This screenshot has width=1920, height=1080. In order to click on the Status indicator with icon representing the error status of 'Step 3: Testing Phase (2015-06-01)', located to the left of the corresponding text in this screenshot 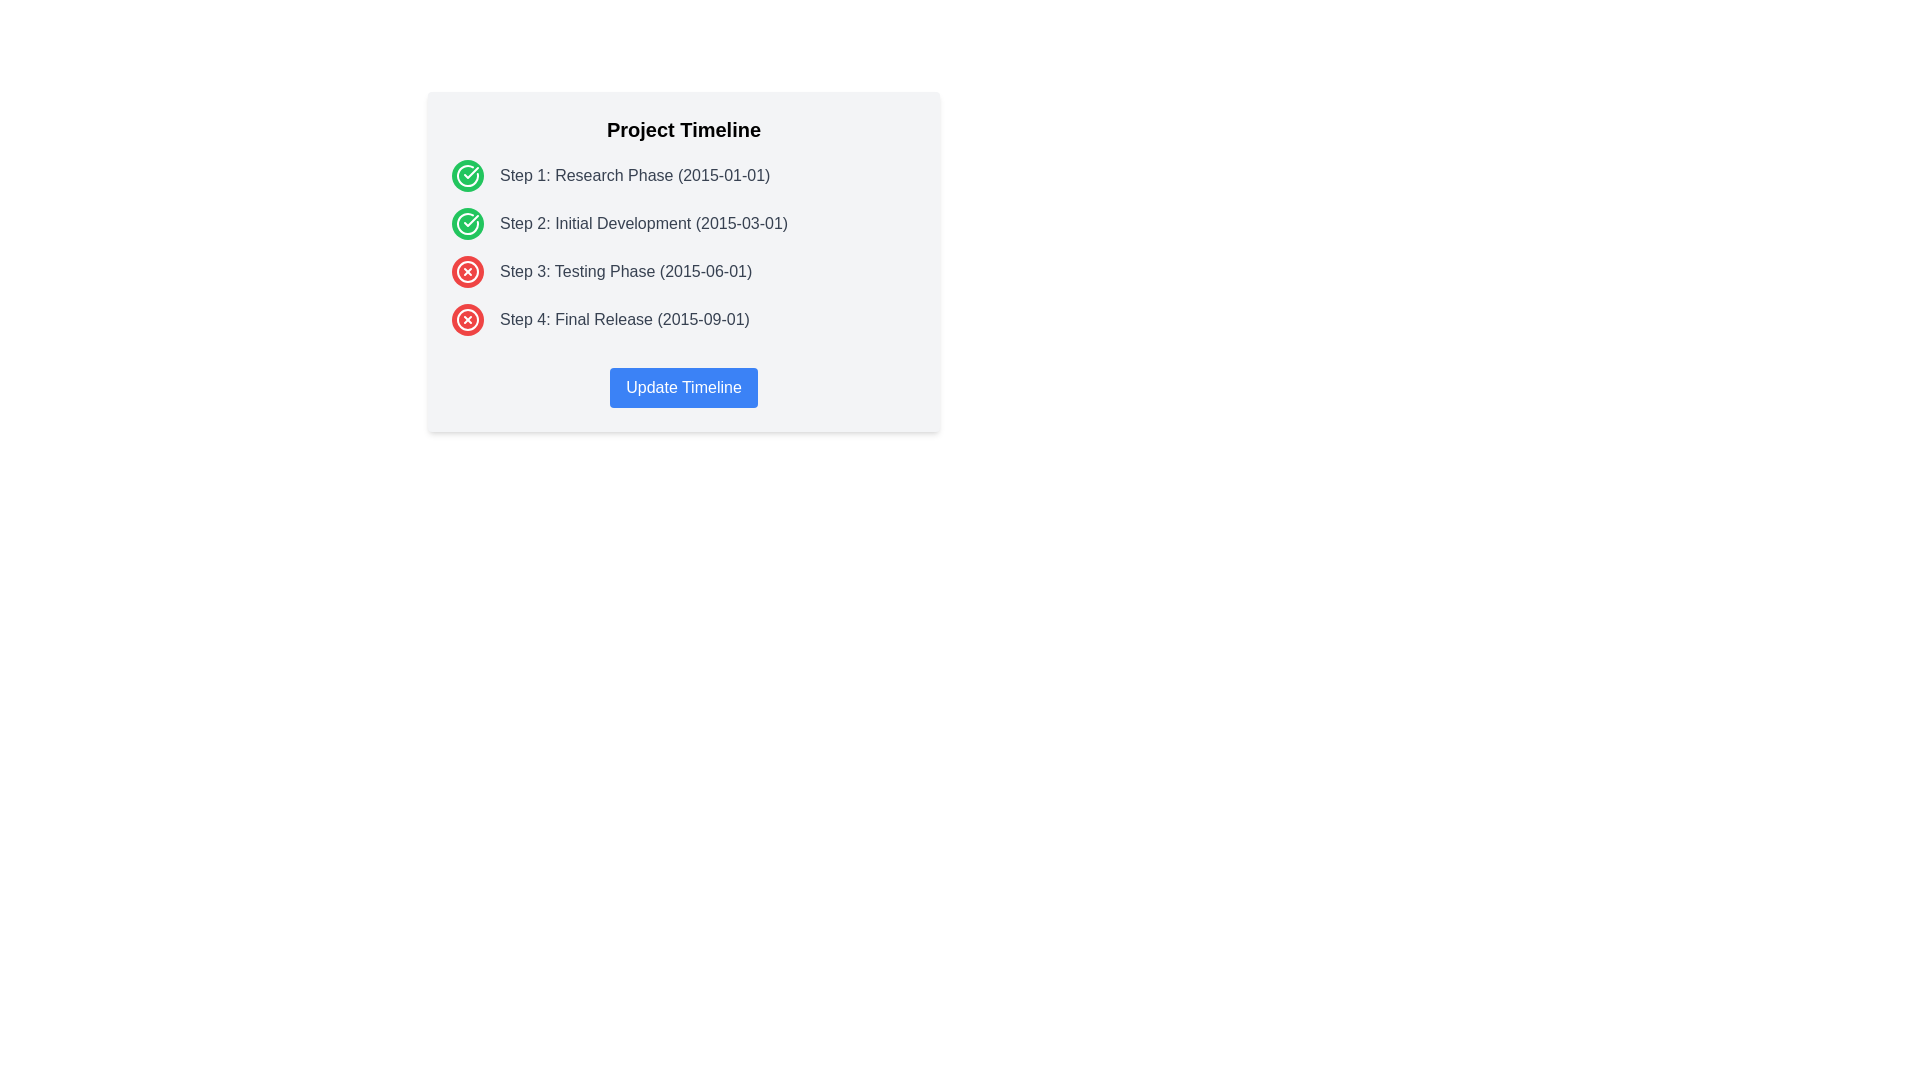, I will do `click(466, 272)`.